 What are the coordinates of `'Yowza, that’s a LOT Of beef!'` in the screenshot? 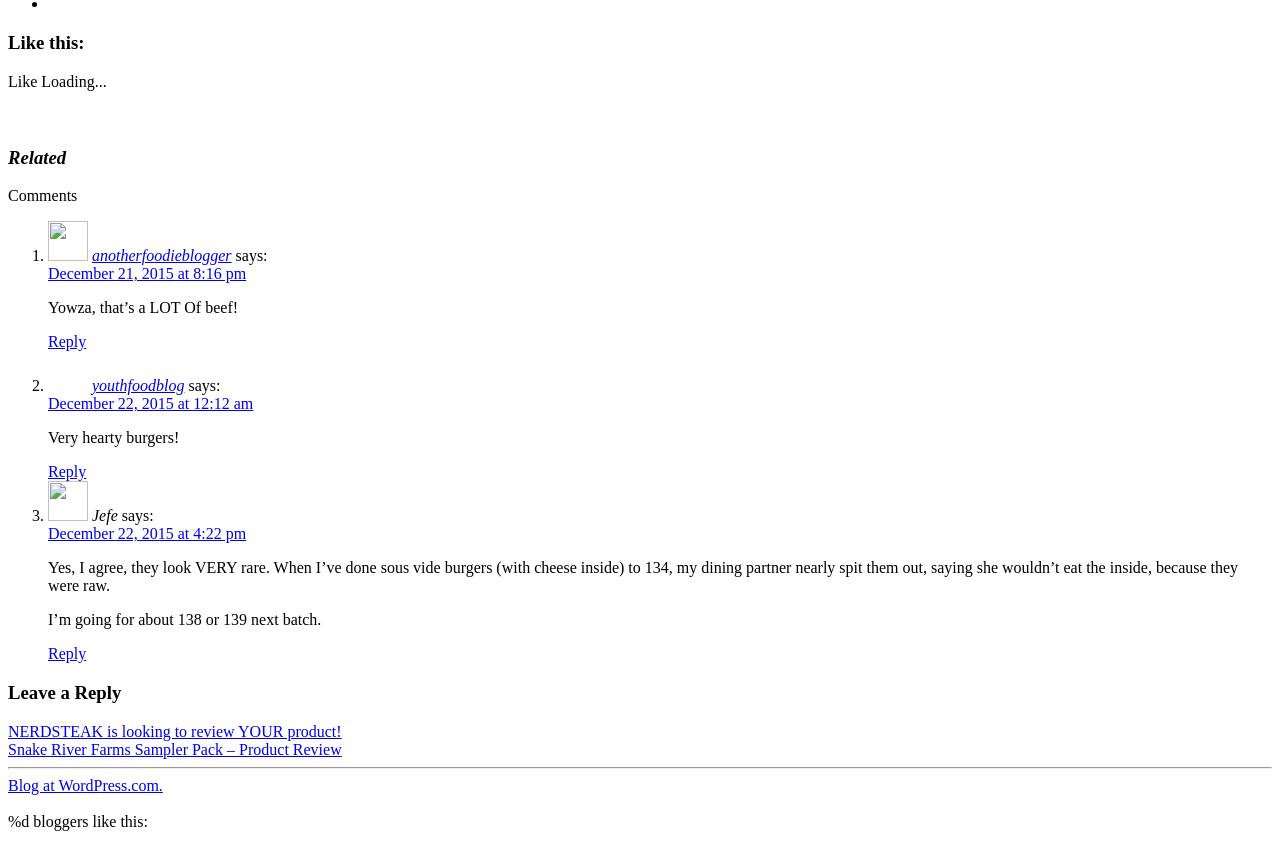 It's located at (48, 306).